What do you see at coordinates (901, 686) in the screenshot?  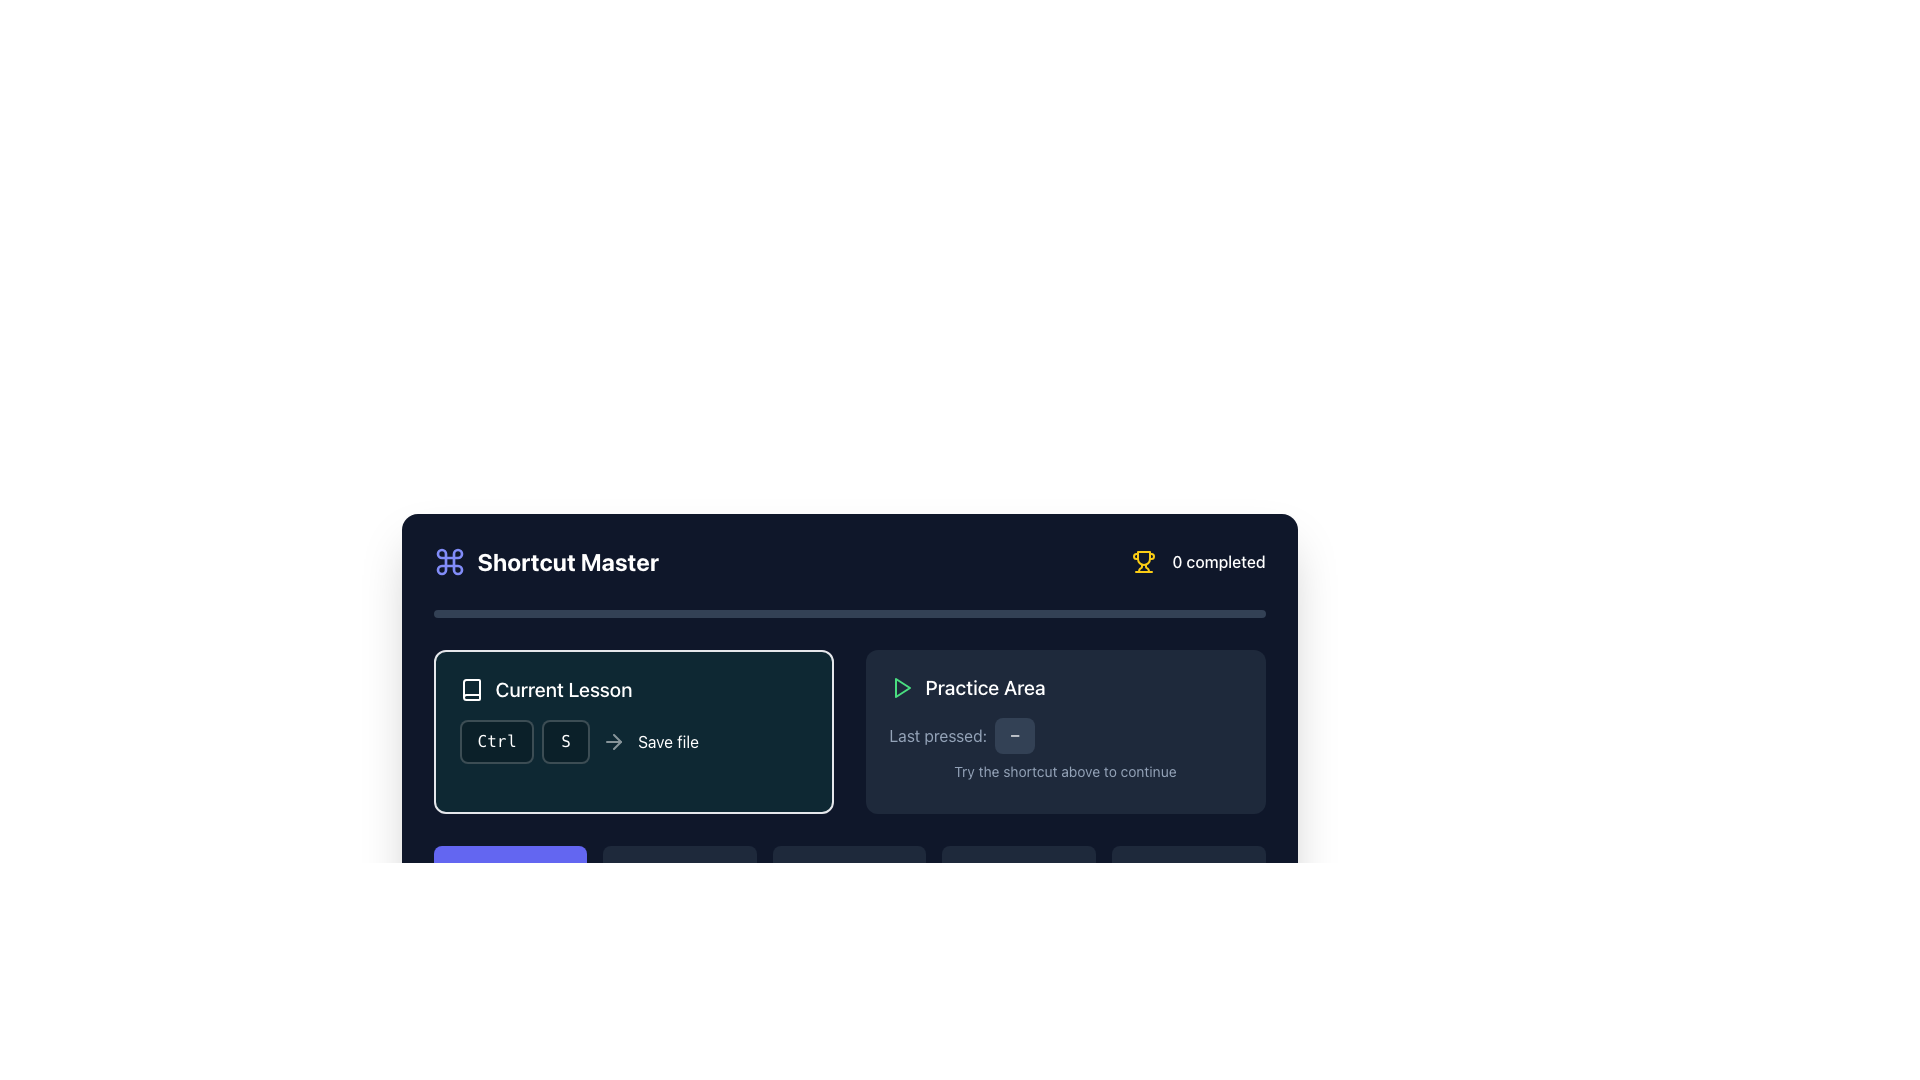 I see `the play button icon, which resembles a triangle and is located in the 'Practice Area' section of the application interface` at bounding box center [901, 686].